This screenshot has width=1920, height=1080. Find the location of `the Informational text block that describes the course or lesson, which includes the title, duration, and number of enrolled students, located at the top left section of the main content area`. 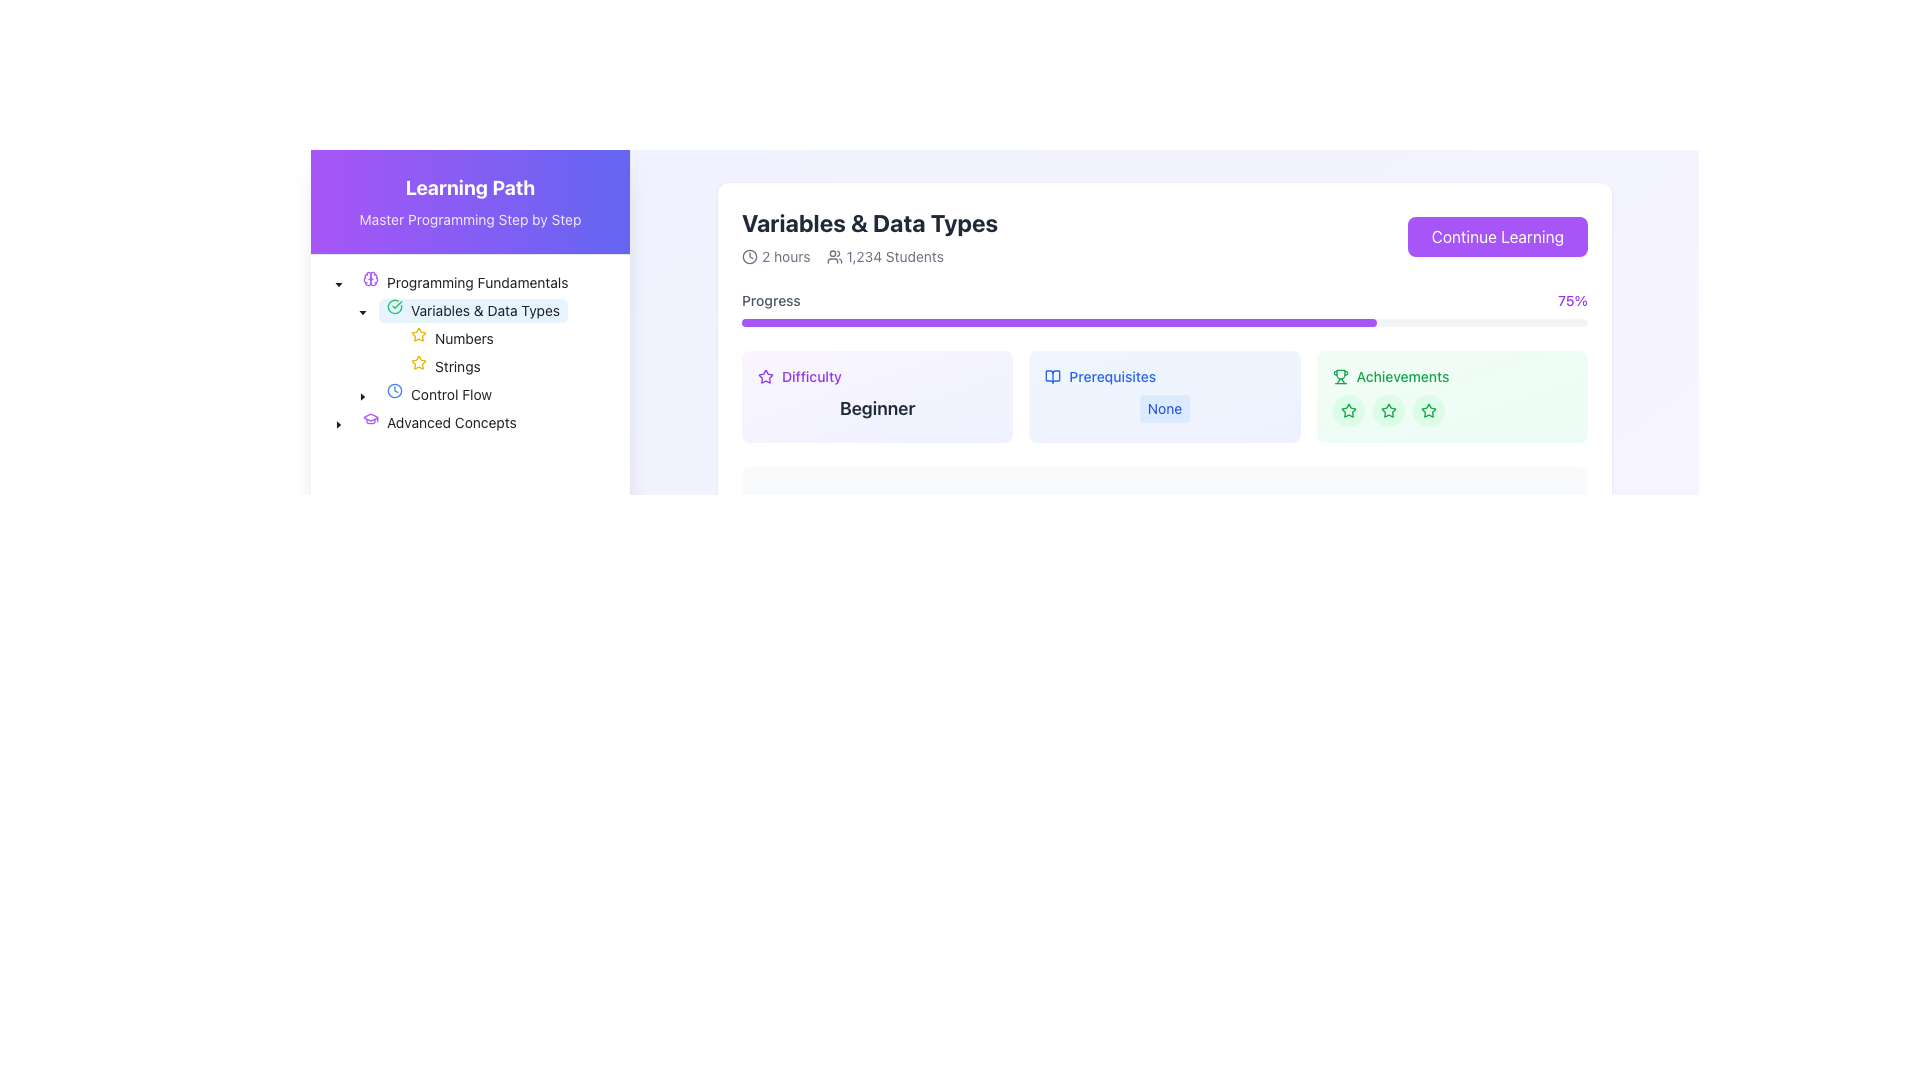

the Informational text block that describes the course or lesson, which includes the title, duration, and number of enrolled students, located at the top left section of the main content area is located at coordinates (870, 235).